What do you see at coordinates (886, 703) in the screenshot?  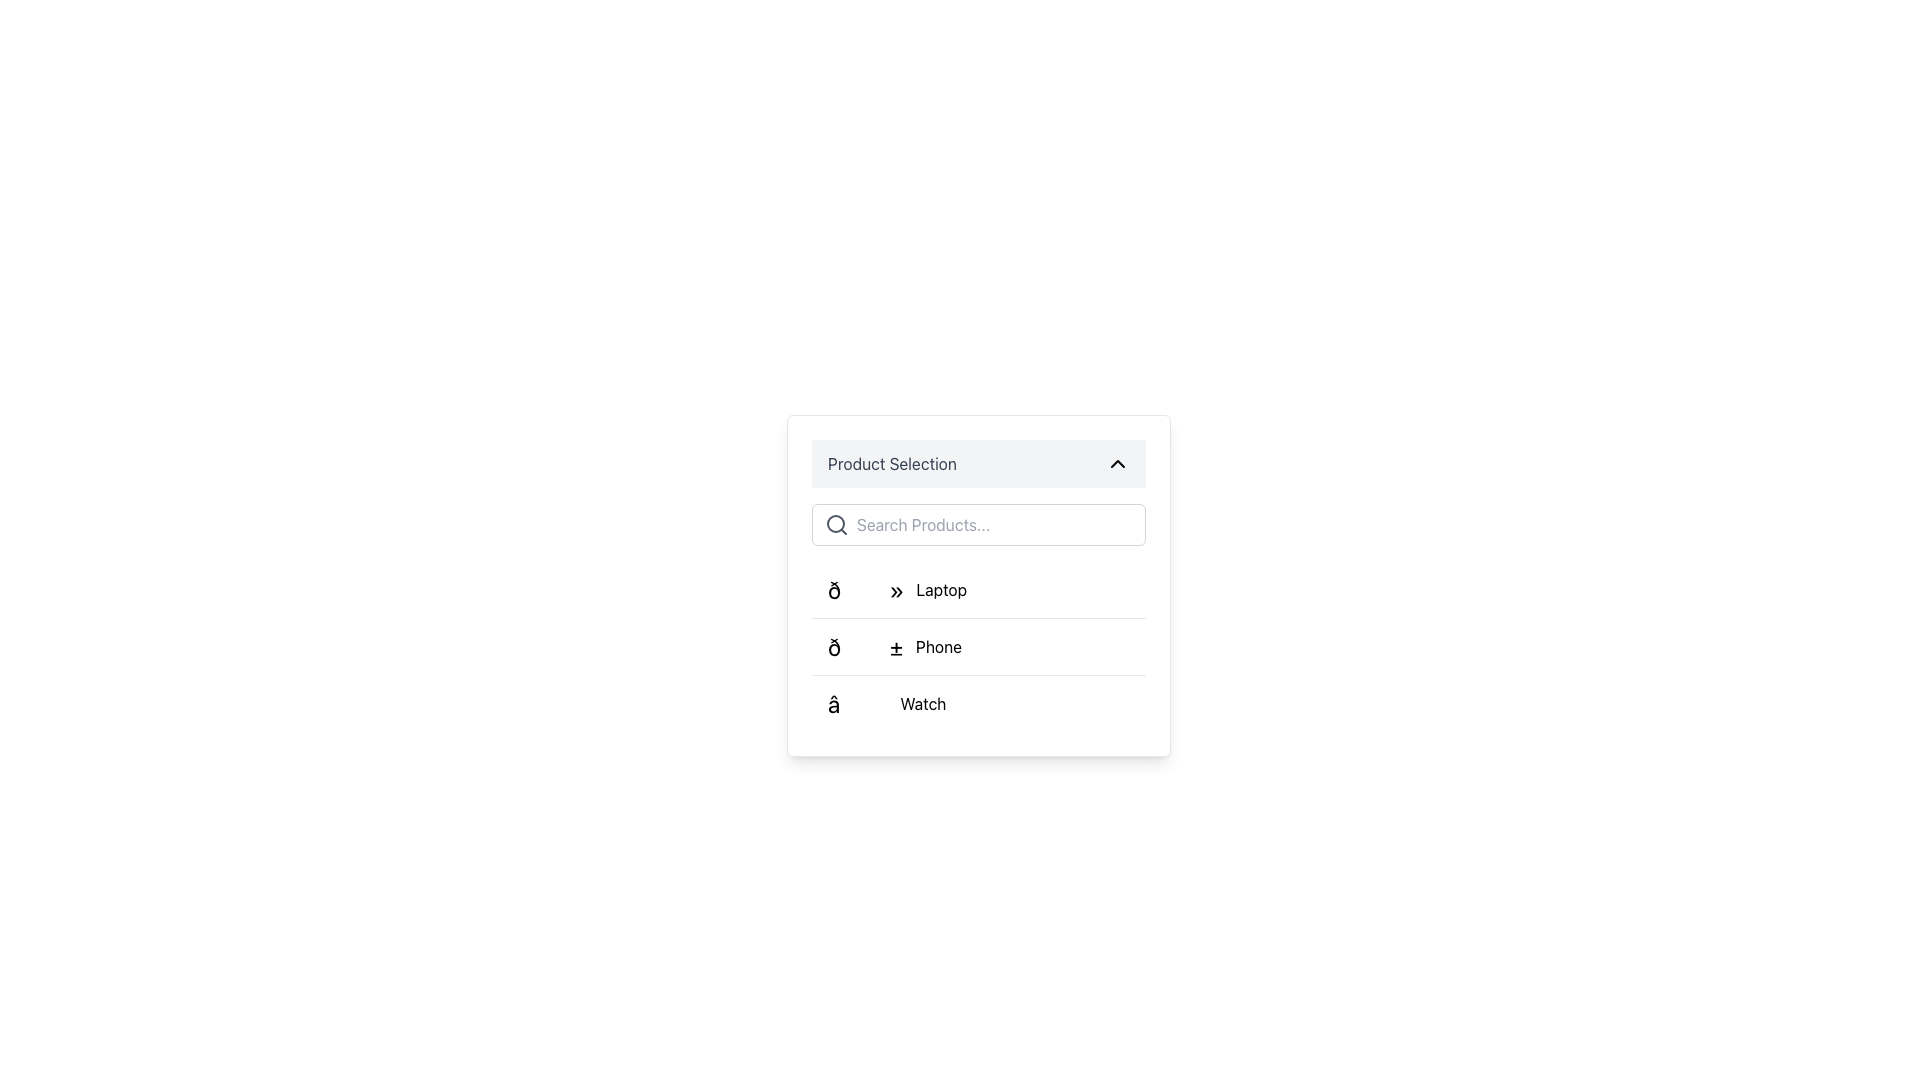 I see `the 'Watch' option in the dropdown menu, which is the last item in the list following 'Laptop' and 'Phone'` at bounding box center [886, 703].